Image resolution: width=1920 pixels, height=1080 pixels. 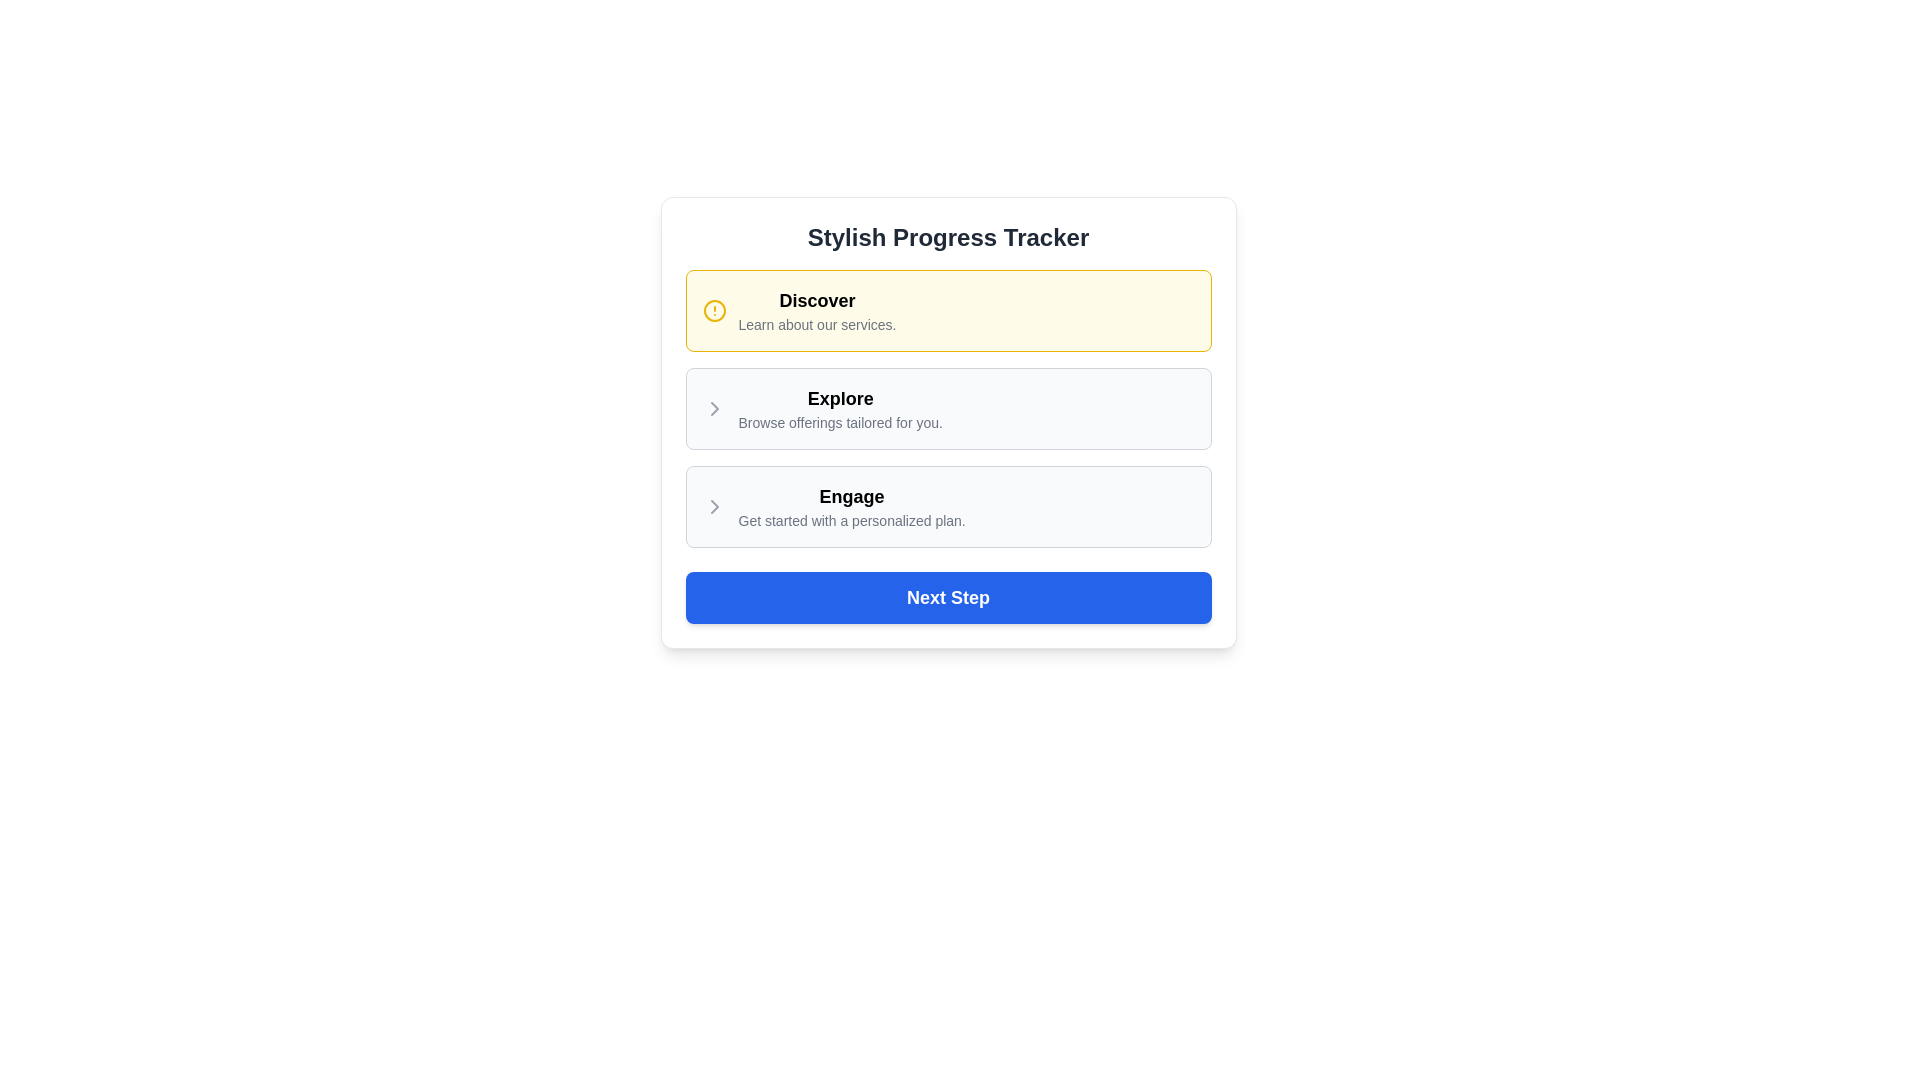 I want to click on the text label displaying 'Engage', which is the second item in the vertical stack of a progress tracker, located between 'Explore' and 'Get started with a personalized plan', so click(x=852, y=496).